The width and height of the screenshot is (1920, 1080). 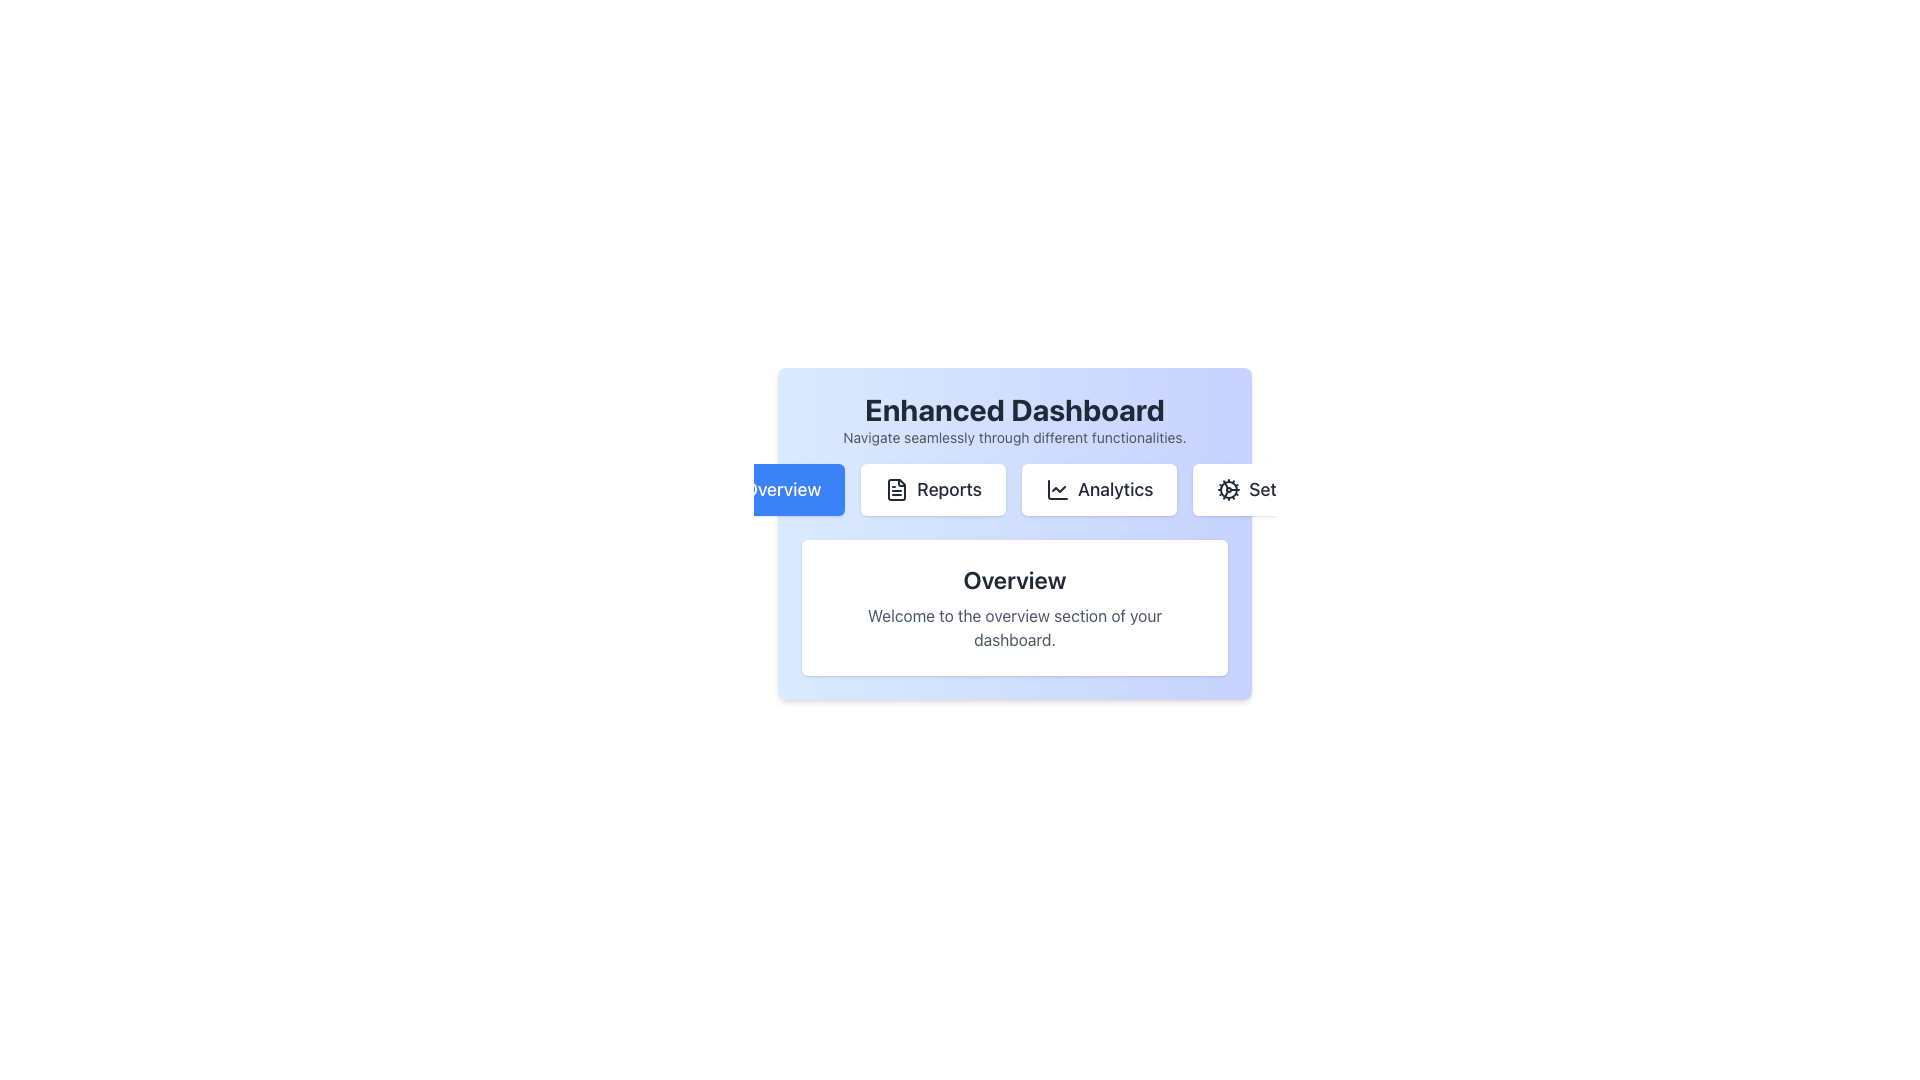 What do you see at coordinates (1098, 489) in the screenshot?
I see `the 'Analytics' button in the navigation bar` at bounding box center [1098, 489].